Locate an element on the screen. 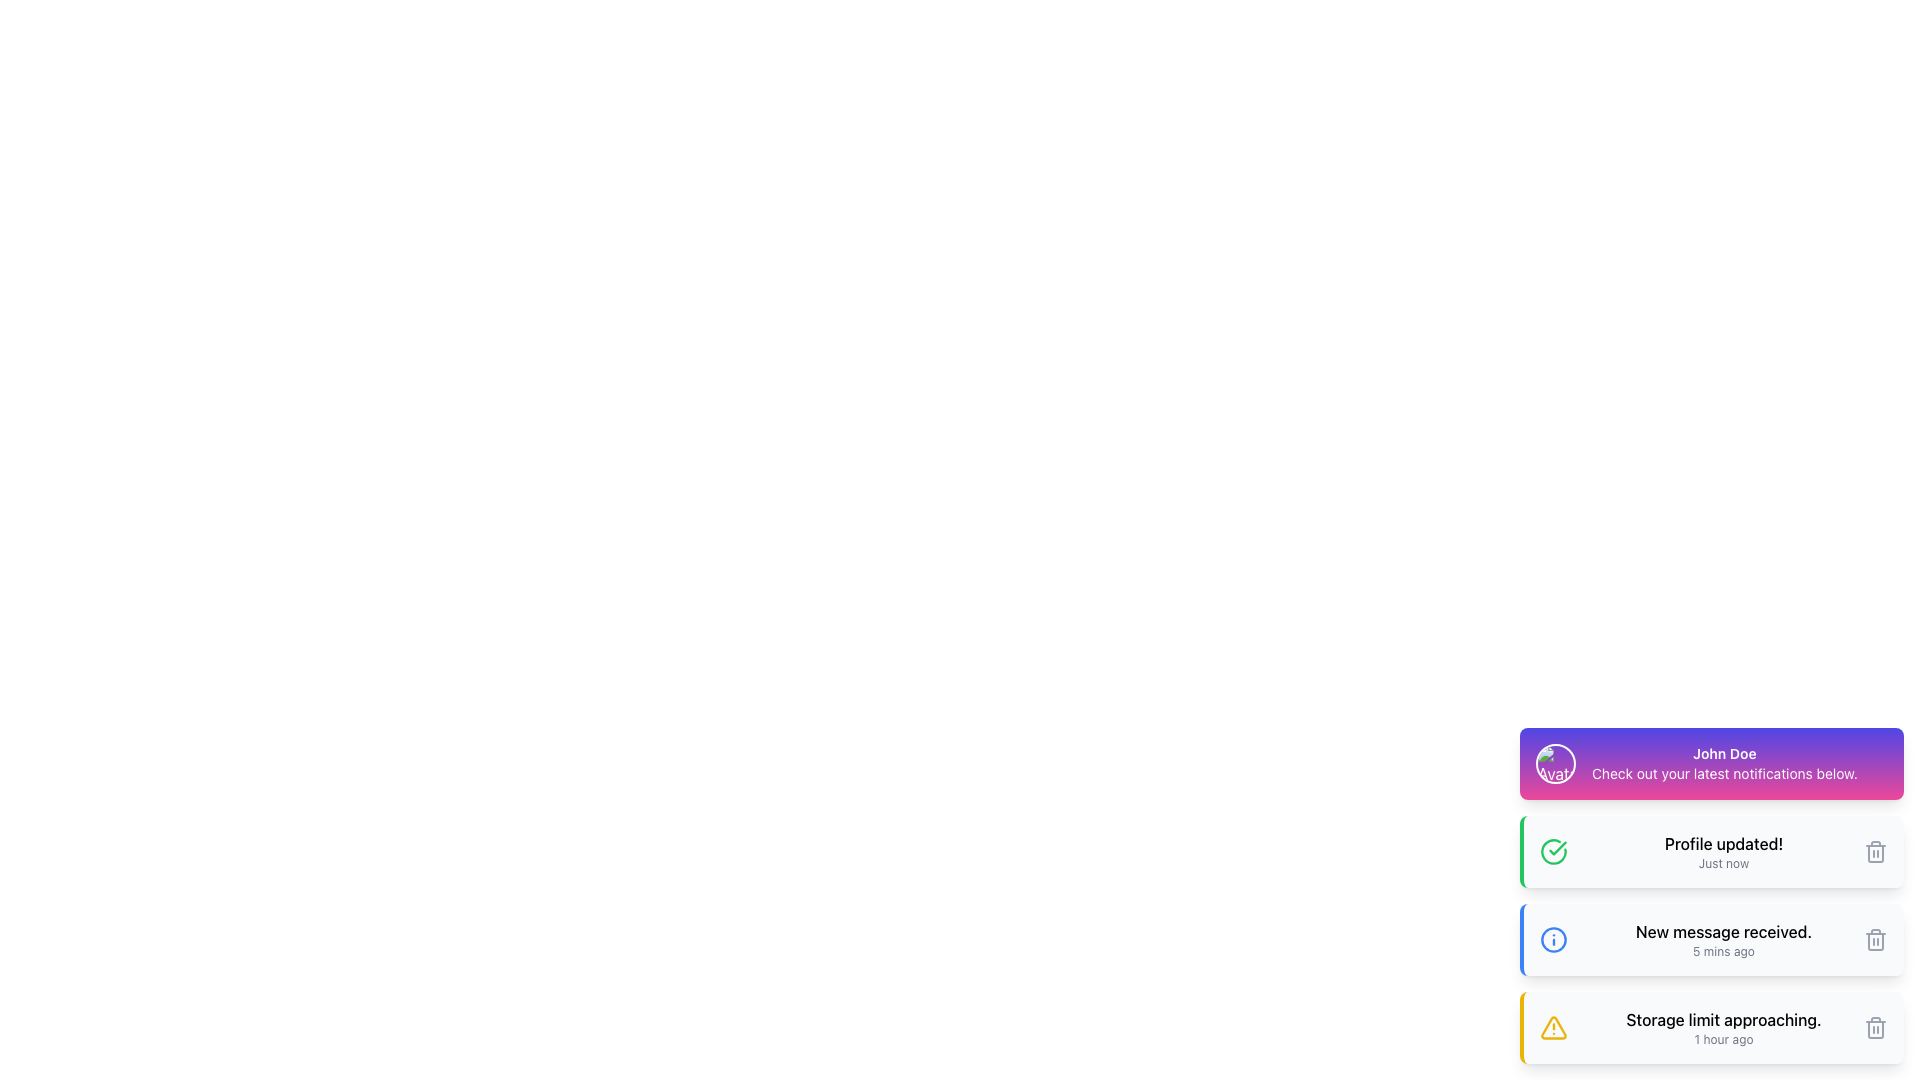 This screenshot has width=1920, height=1080. the information indicator icon located to the left of the notification content for 'New message received.' is located at coordinates (1553, 940).